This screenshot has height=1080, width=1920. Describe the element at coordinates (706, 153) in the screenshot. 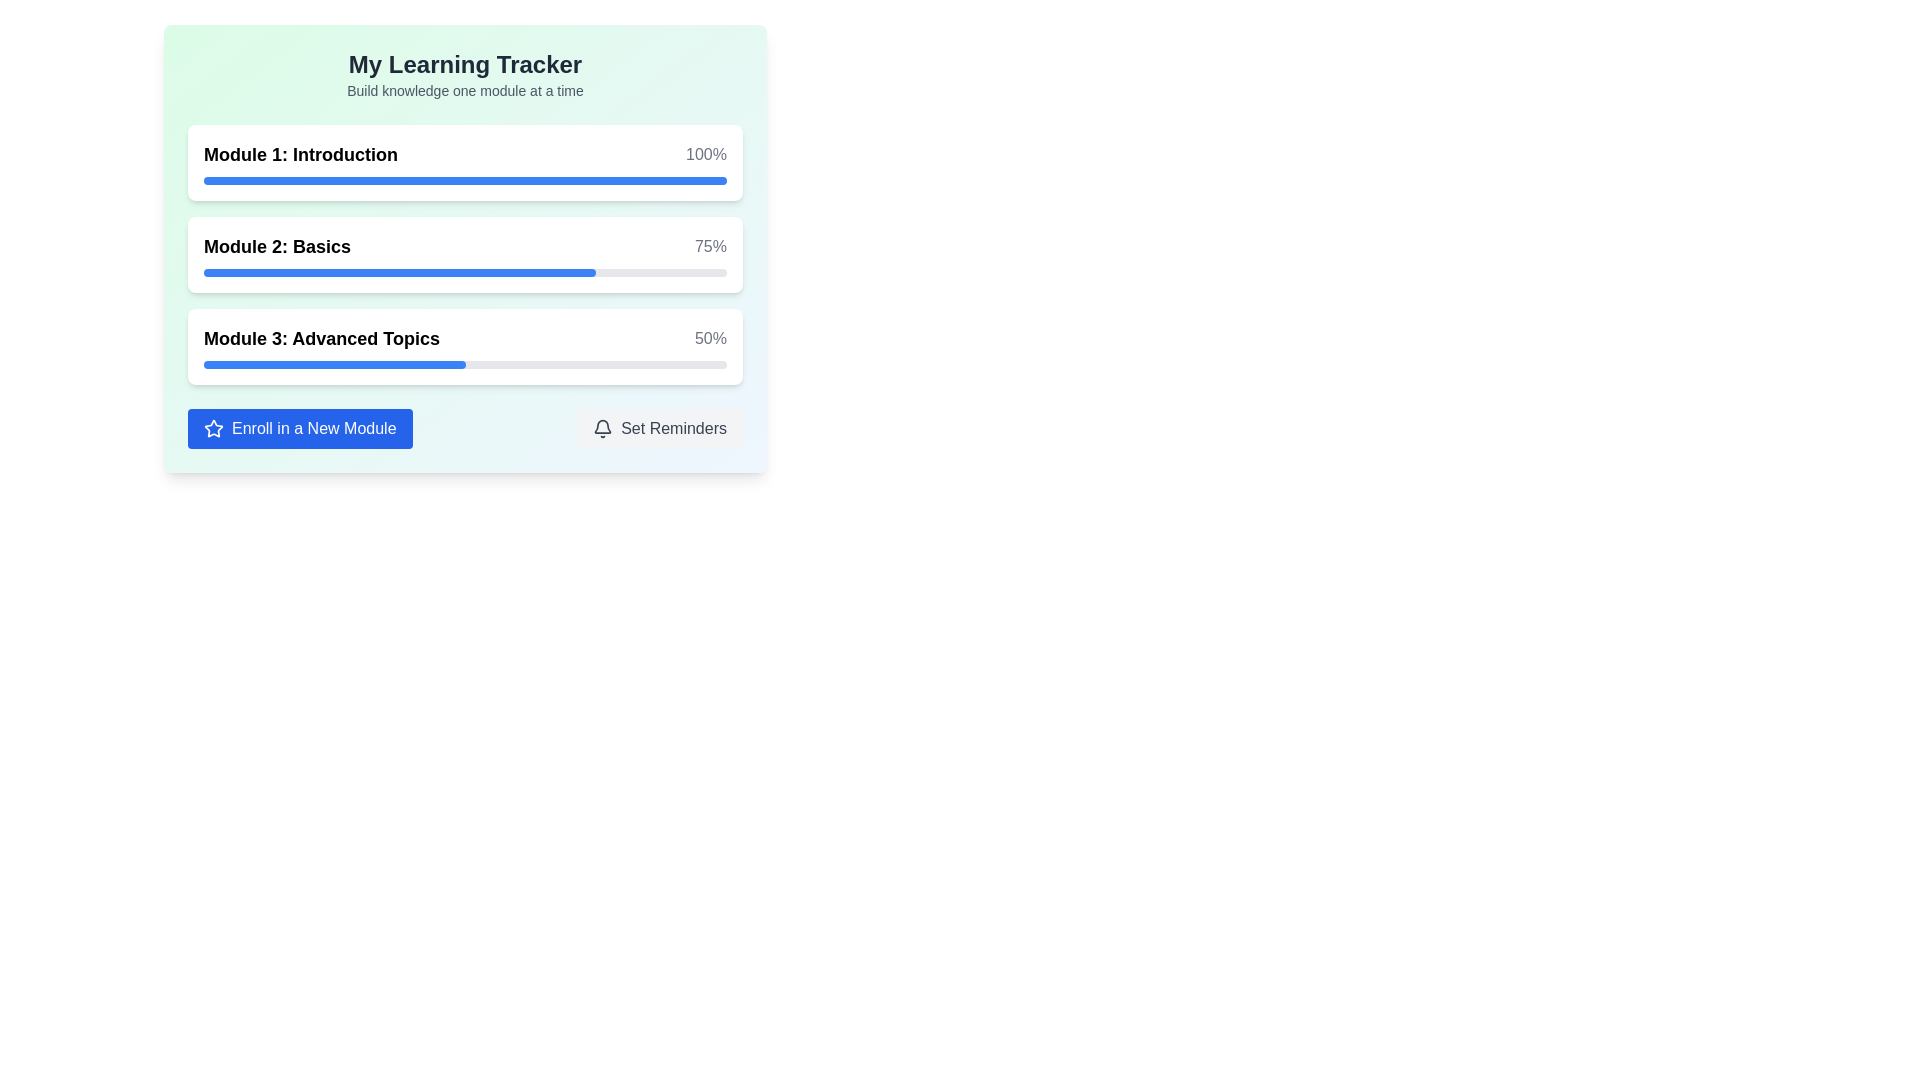

I see `the static text indicating 100% completion of 'Module 1: Introduction' located to the right of the header text` at that location.